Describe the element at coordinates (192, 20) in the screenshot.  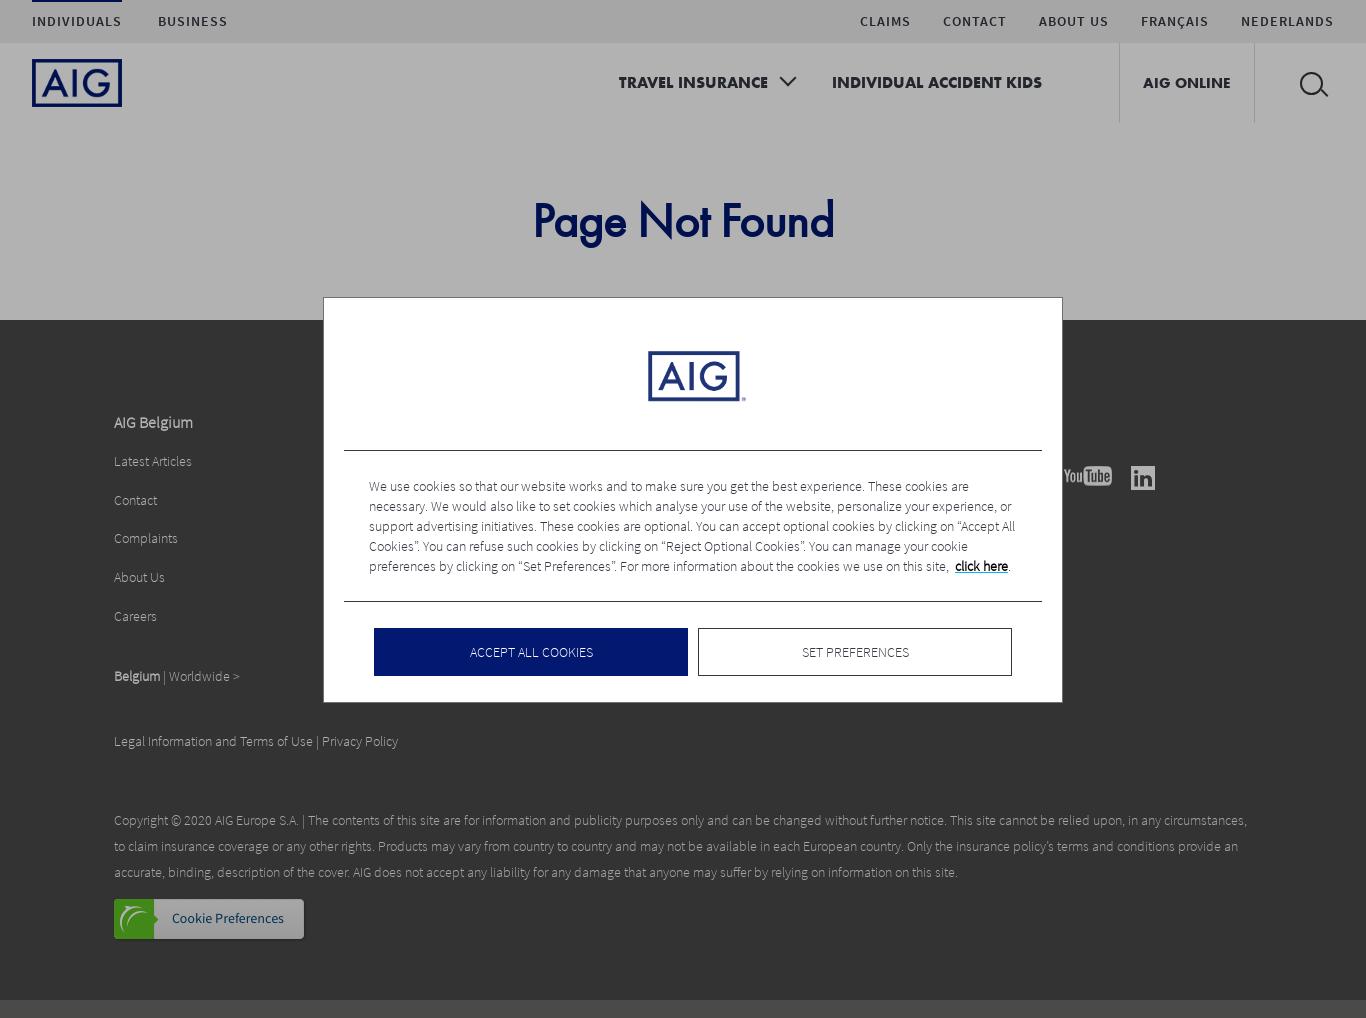
I see `'Business'` at that location.